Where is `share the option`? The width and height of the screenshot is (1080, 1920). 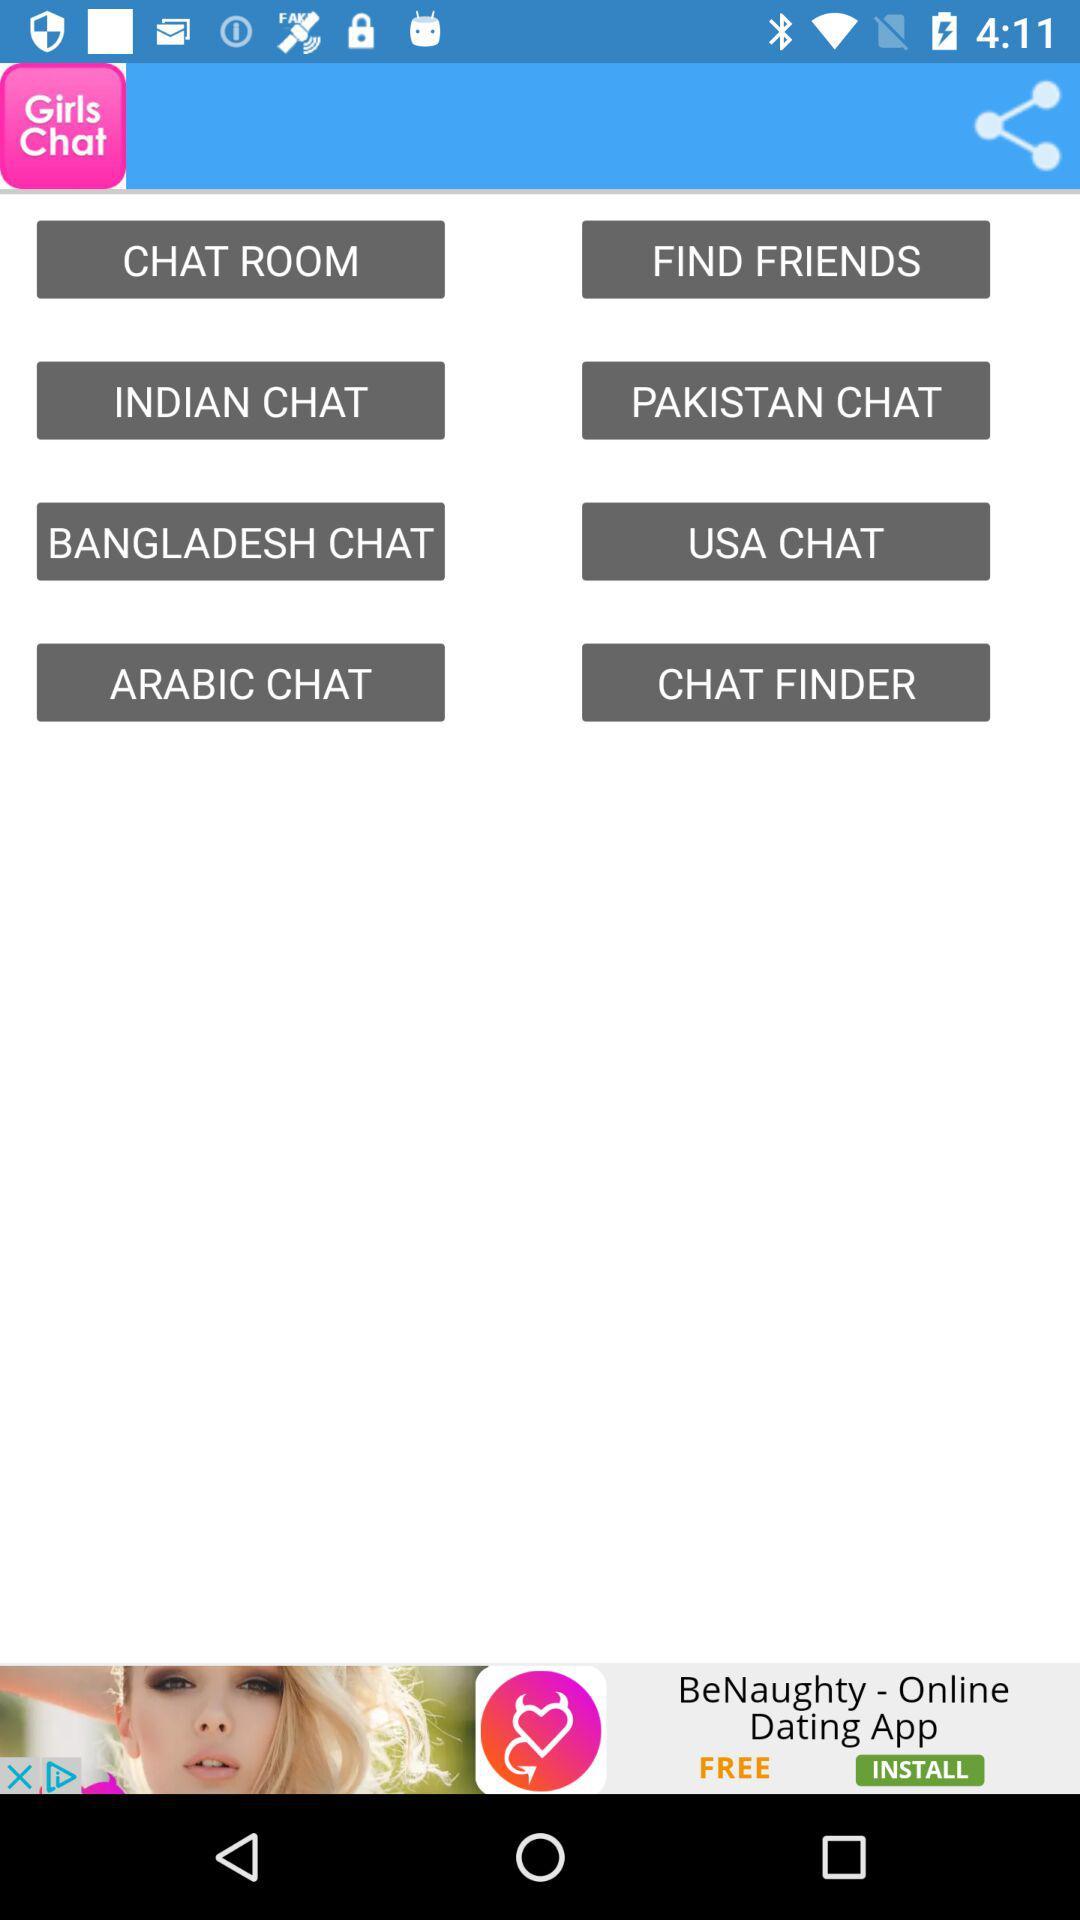 share the option is located at coordinates (1017, 124).